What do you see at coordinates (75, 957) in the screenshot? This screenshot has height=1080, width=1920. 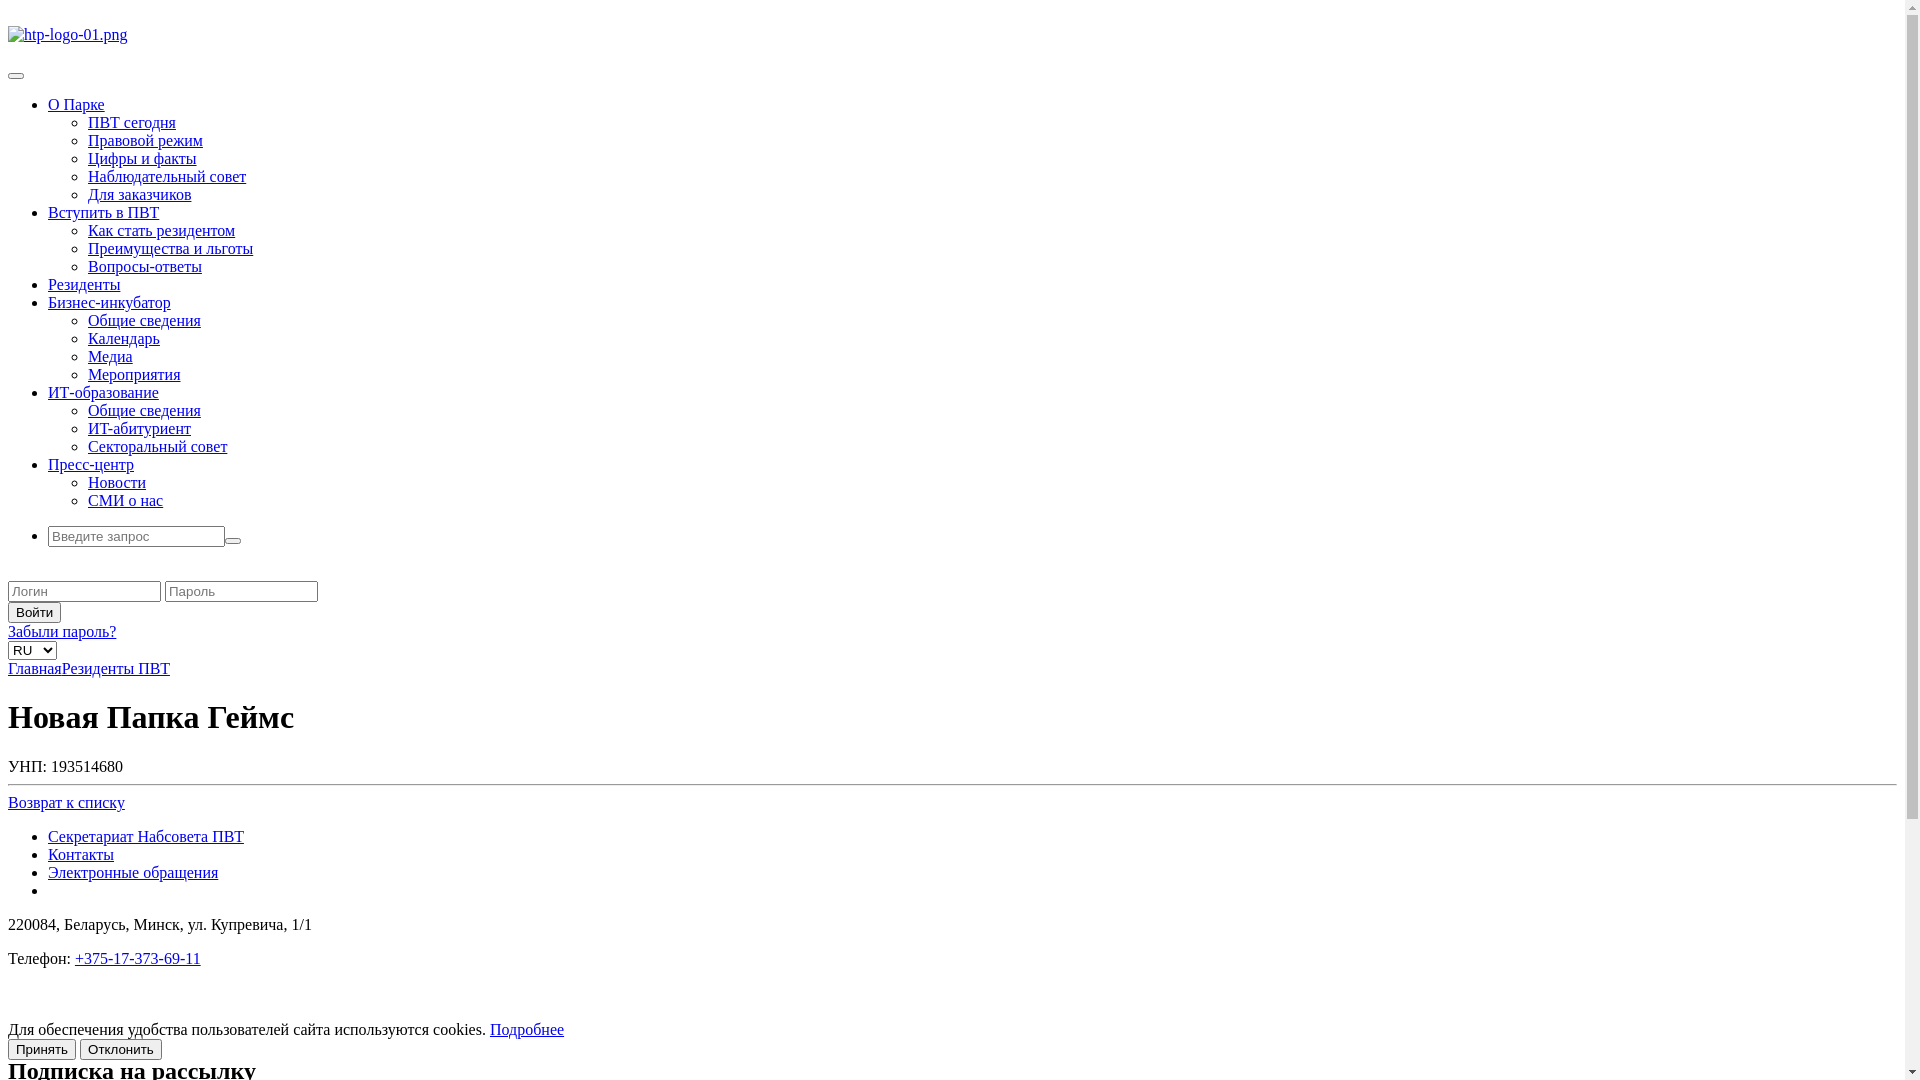 I see `'+375-17-373-69-11'` at bounding box center [75, 957].